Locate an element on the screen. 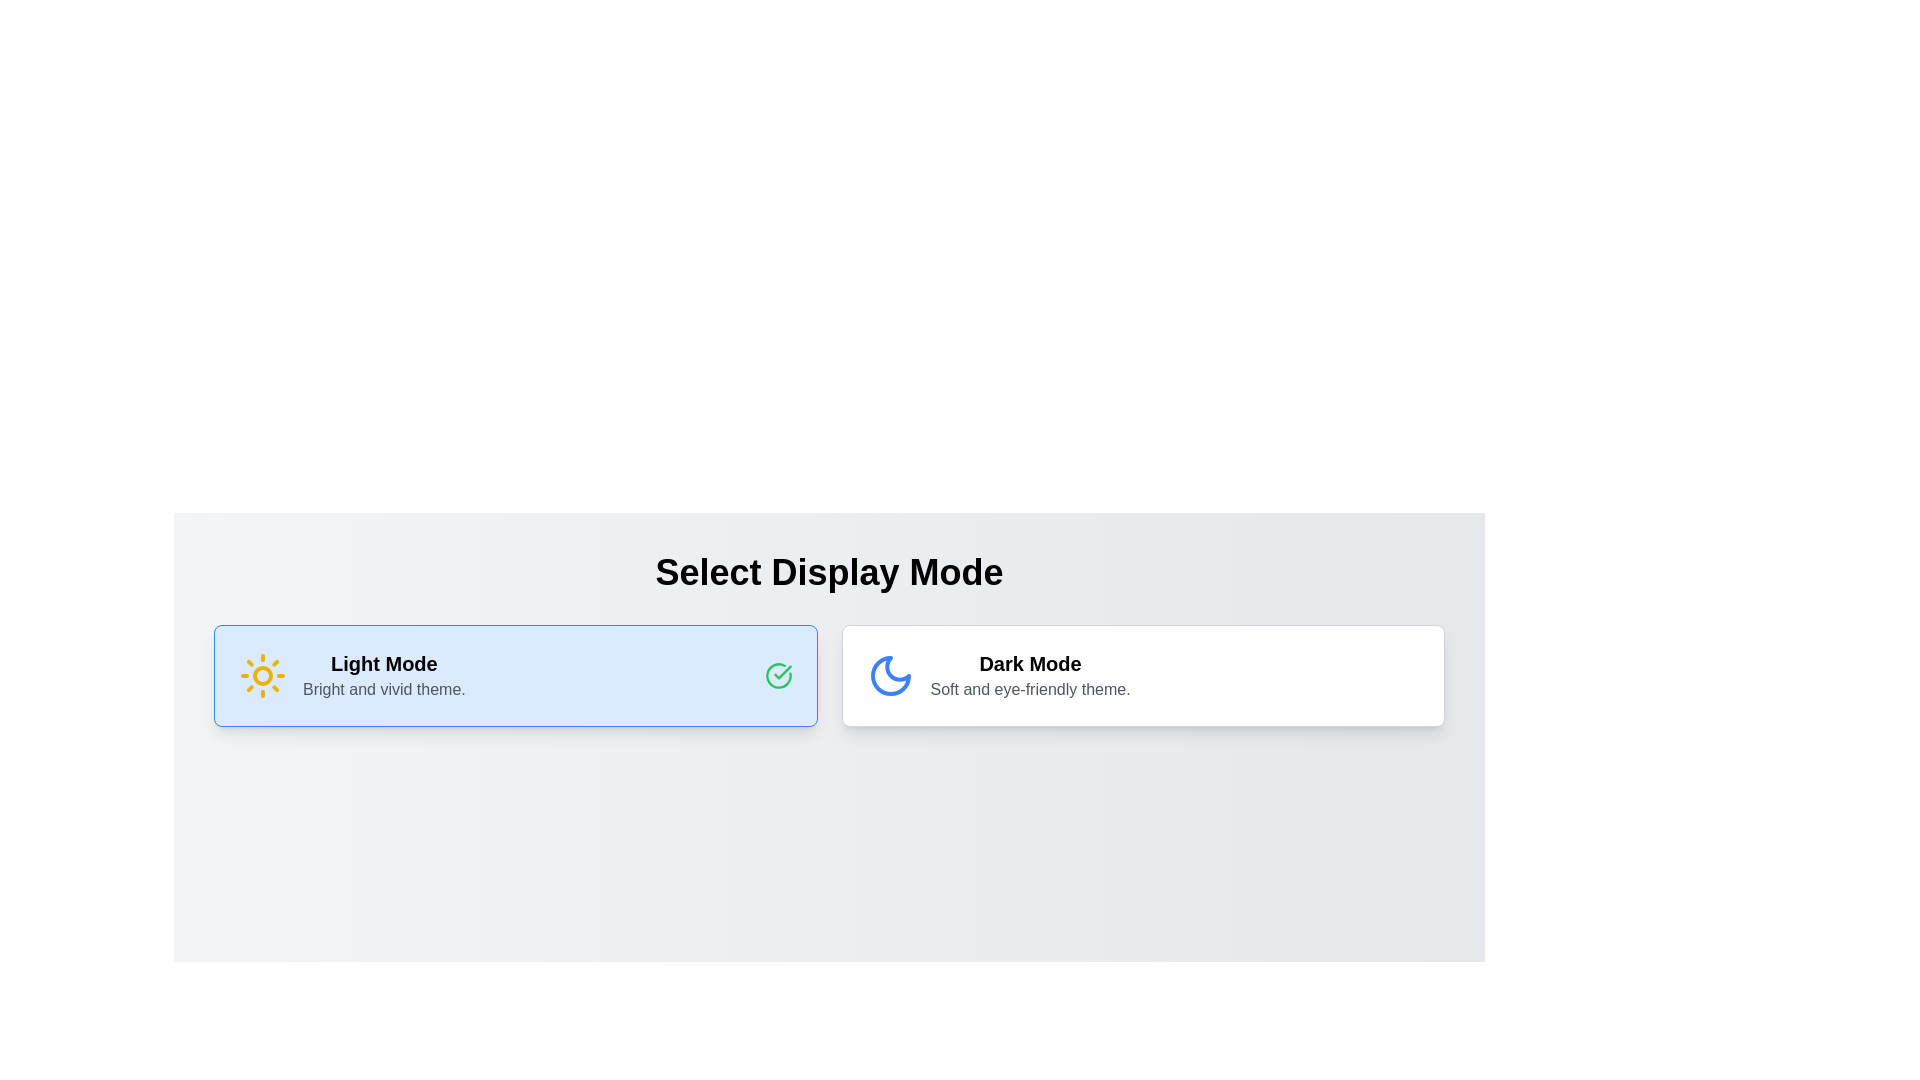  the 'Light Mode' icon located within the leftmost selection card in the 'Select Display Mode' section, positioned to the left of the text content is located at coordinates (262, 675).